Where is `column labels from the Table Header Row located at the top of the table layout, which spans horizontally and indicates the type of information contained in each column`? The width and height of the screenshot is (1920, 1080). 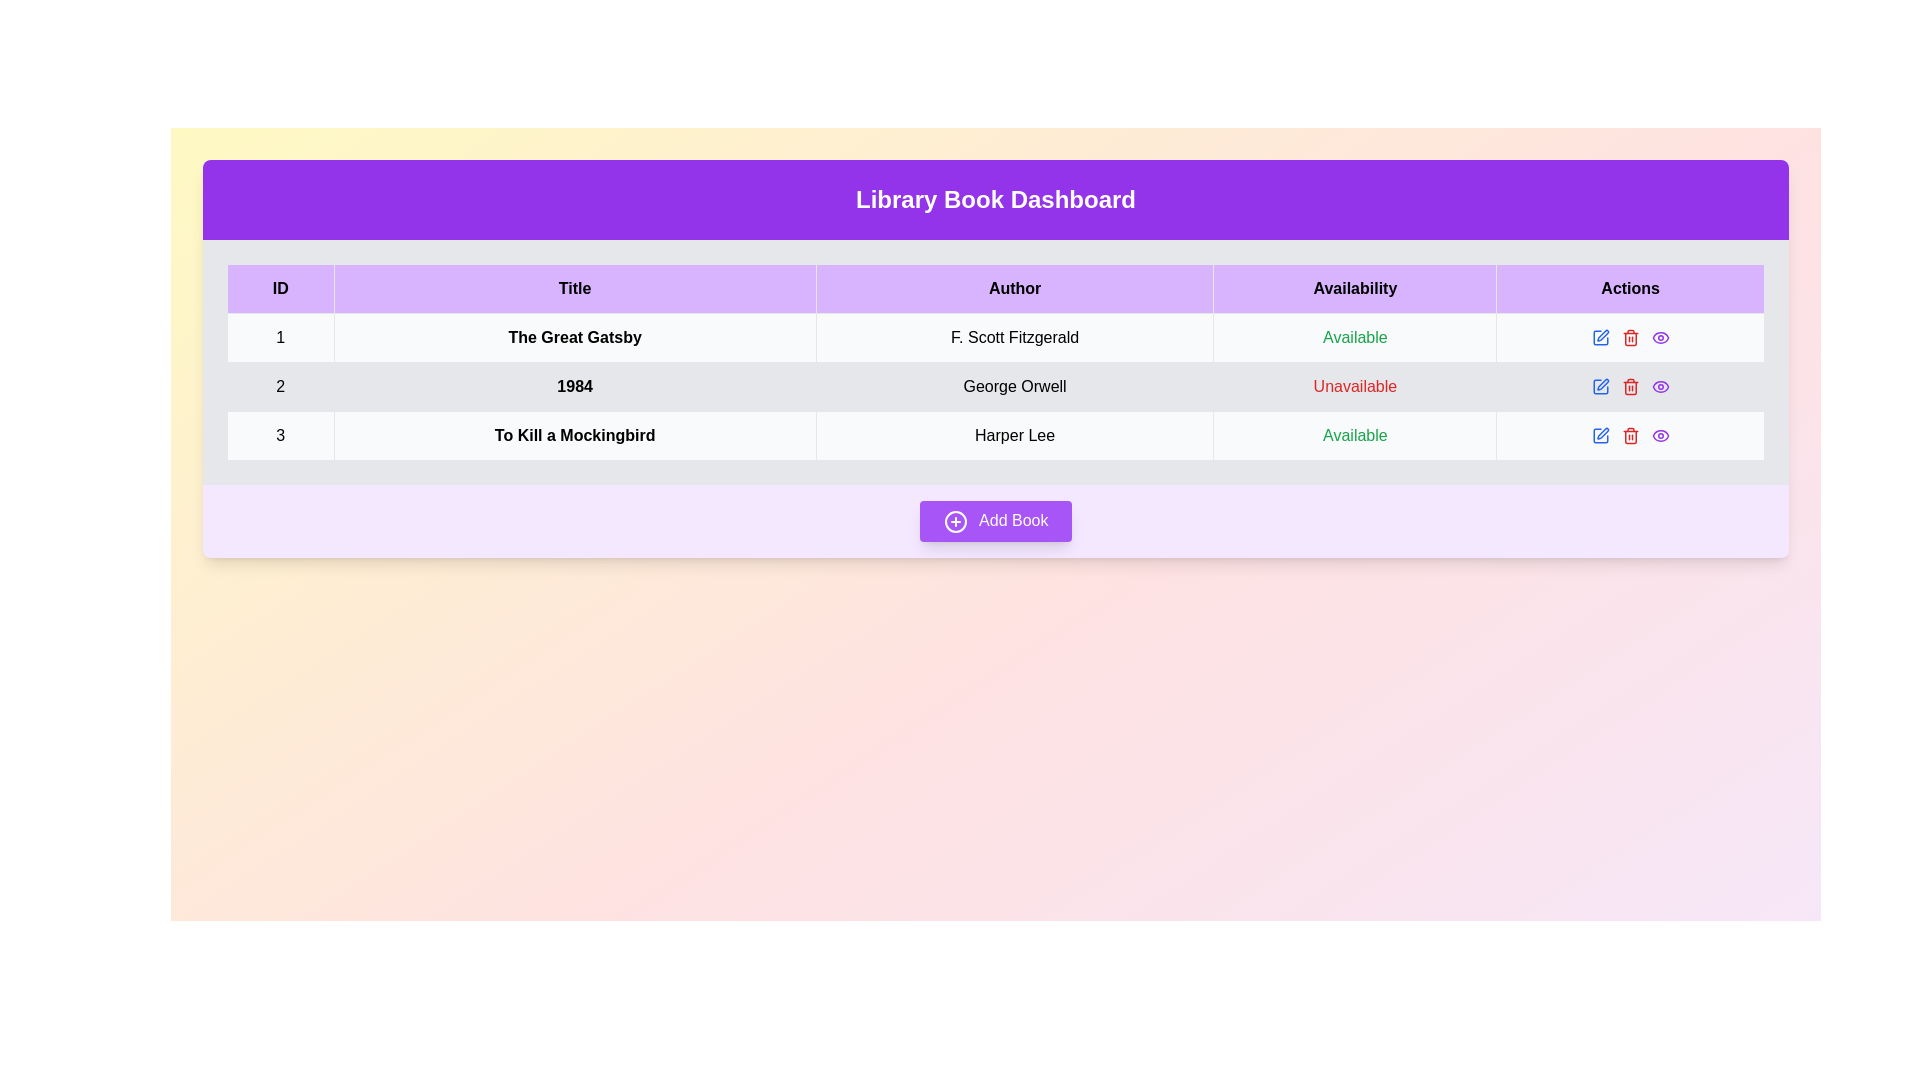 column labels from the Table Header Row located at the top of the table layout, which spans horizontally and indicates the type of information contained in each column is located at coordinates (996, 289).